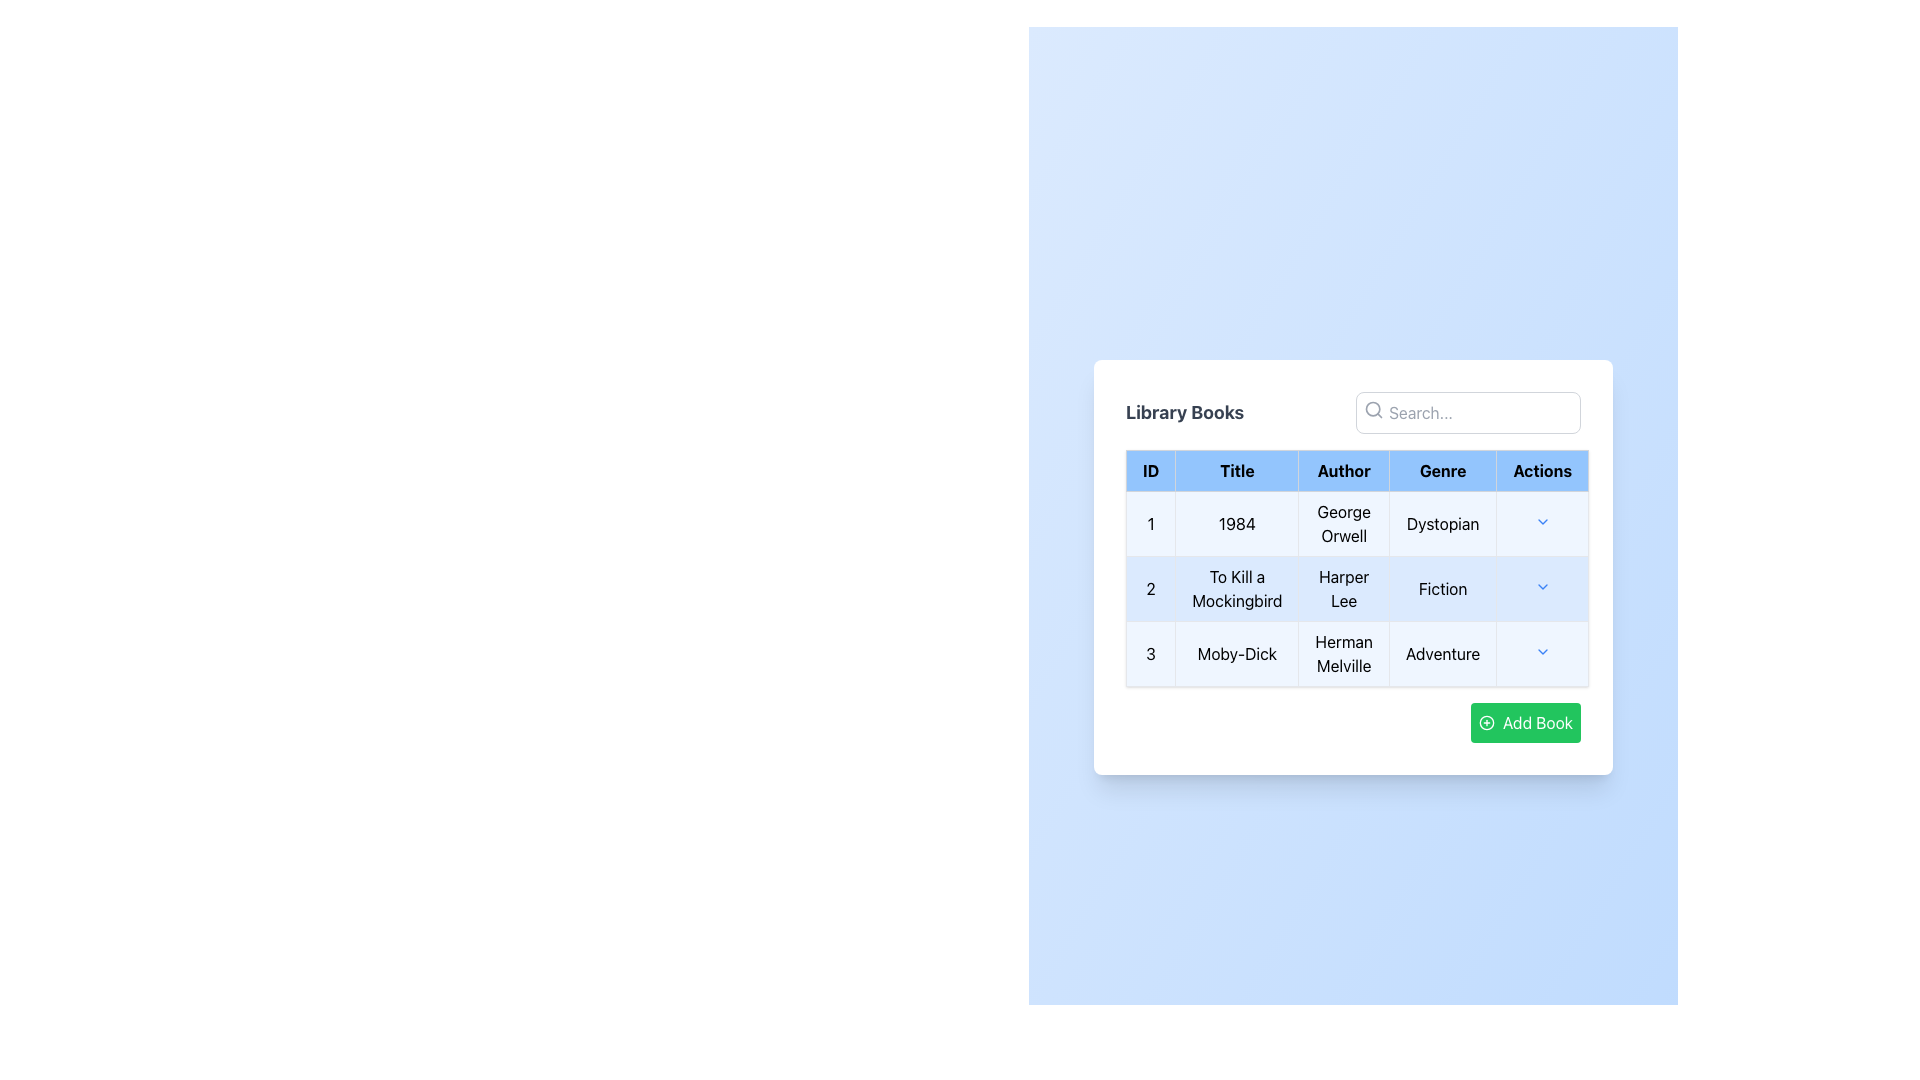 This screenshot has height=1080, width=1920. Describe the element at coordinates (1344, 653) in the screenshot. I see `the text display cell containing 'Herman Melville' in the 'Author' column of the table for the book 'Moby-Dick'` at that location.